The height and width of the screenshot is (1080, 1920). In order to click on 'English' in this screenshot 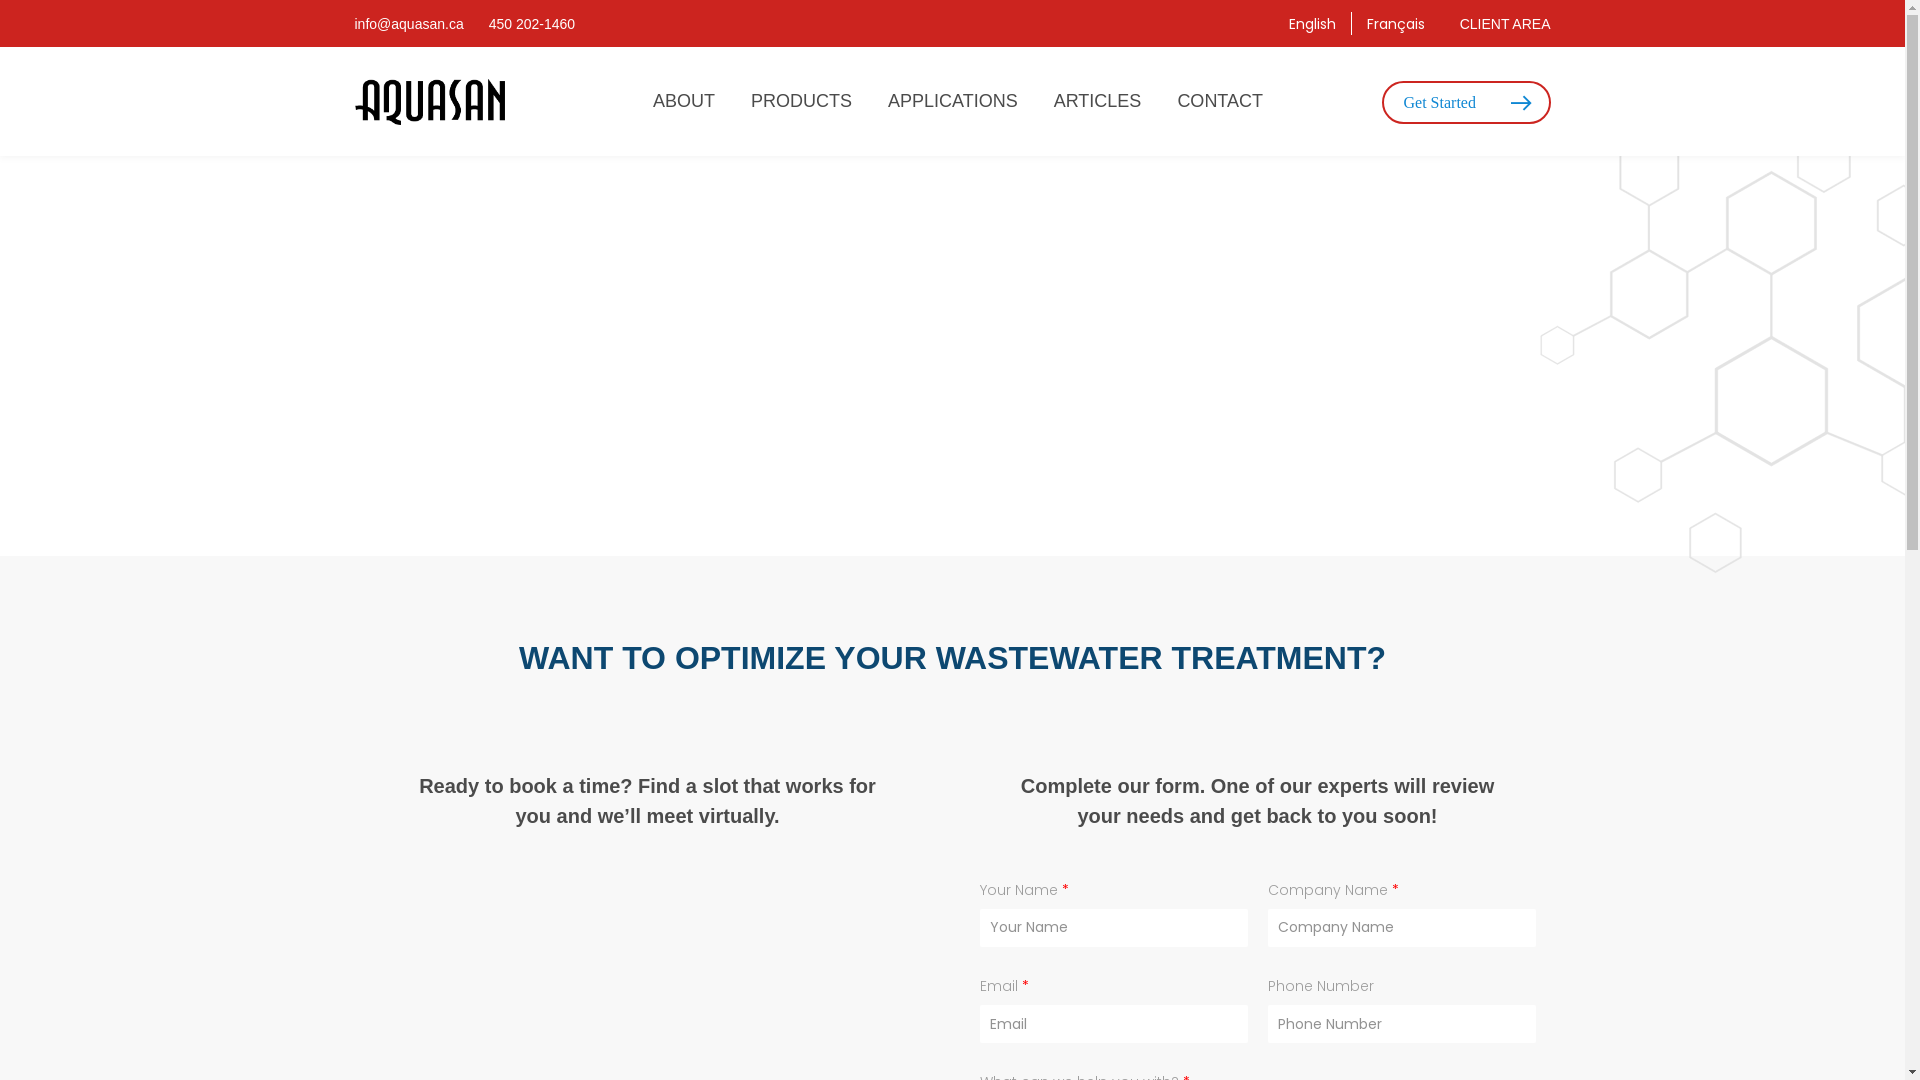, I will do `click(1312, 23)`.